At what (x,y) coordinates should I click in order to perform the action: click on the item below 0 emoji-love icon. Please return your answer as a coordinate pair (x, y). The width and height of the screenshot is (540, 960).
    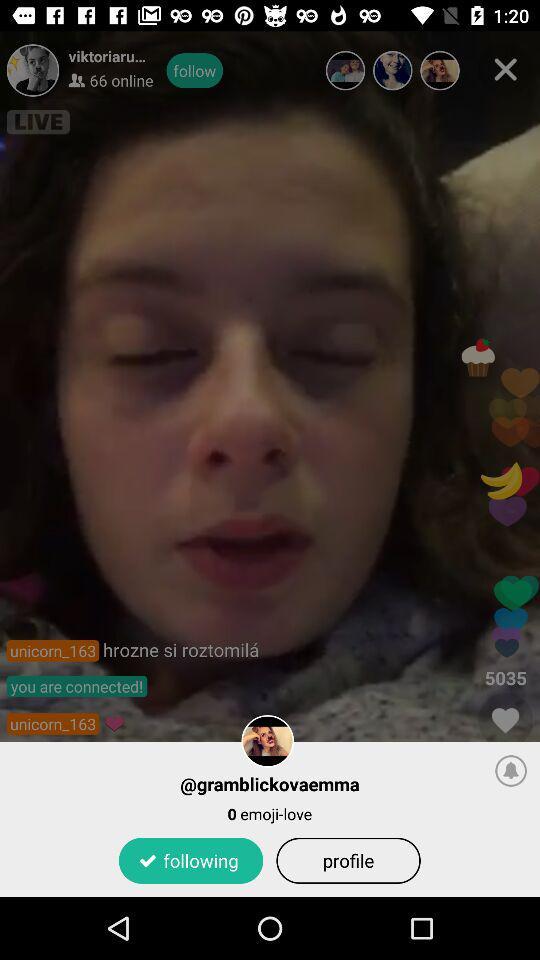
    Looking at the image, I should click on (191, 859).